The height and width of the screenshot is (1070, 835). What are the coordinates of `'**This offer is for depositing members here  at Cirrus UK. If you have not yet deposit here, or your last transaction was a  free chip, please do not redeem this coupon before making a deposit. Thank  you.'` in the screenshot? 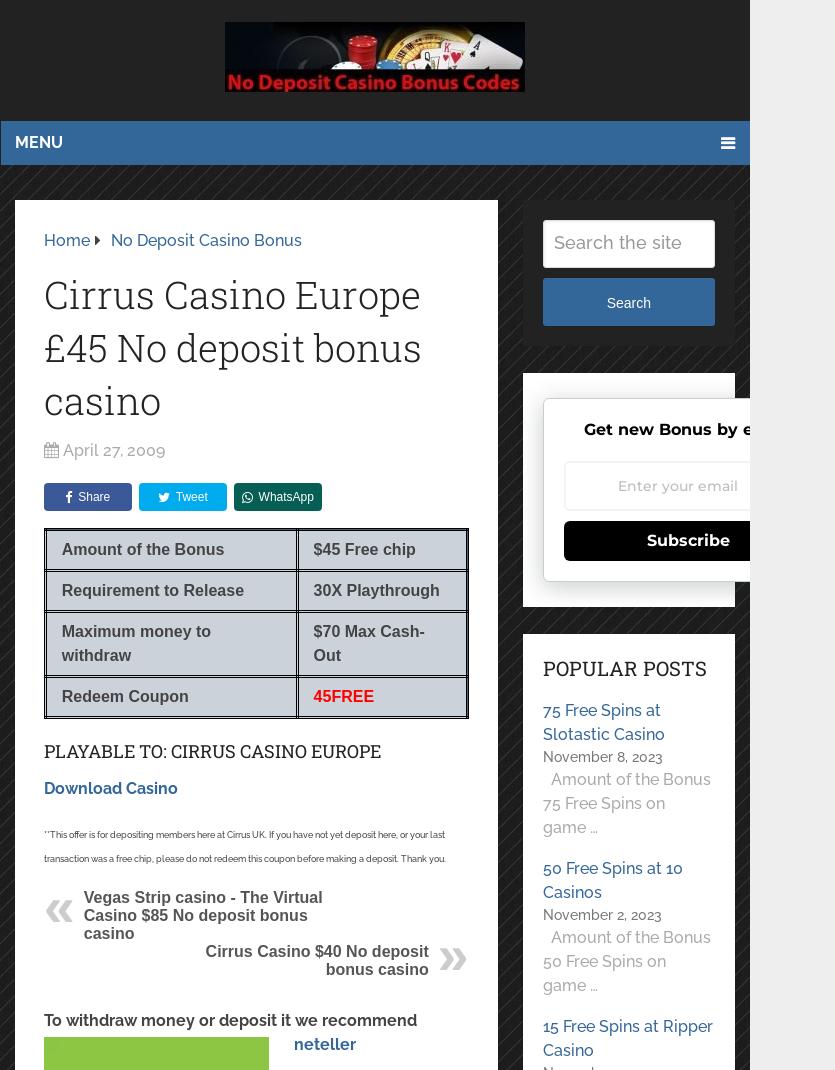 It's located at (243, 846).